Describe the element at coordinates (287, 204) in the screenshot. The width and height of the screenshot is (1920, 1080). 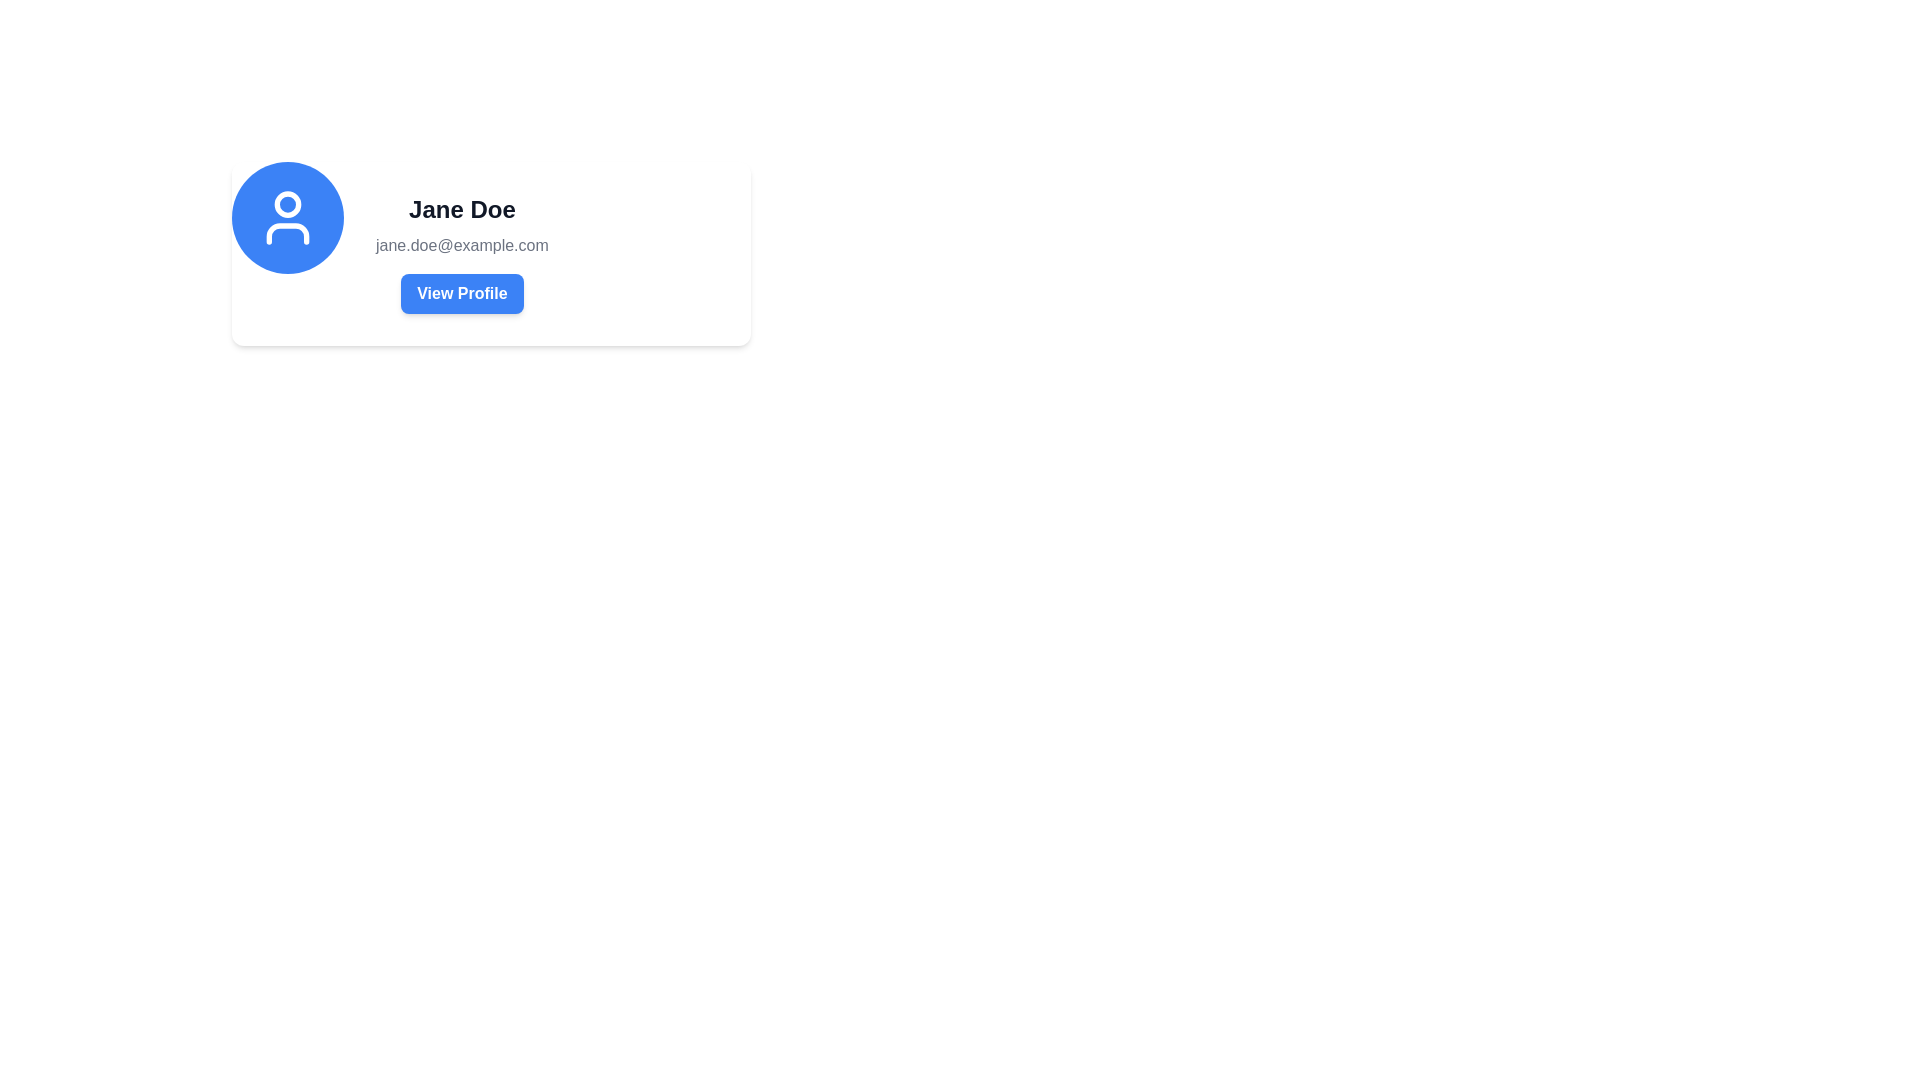
I see `the interactive circular design positioned within the left-side larger blue circle at the center-top of the icon` at that location.